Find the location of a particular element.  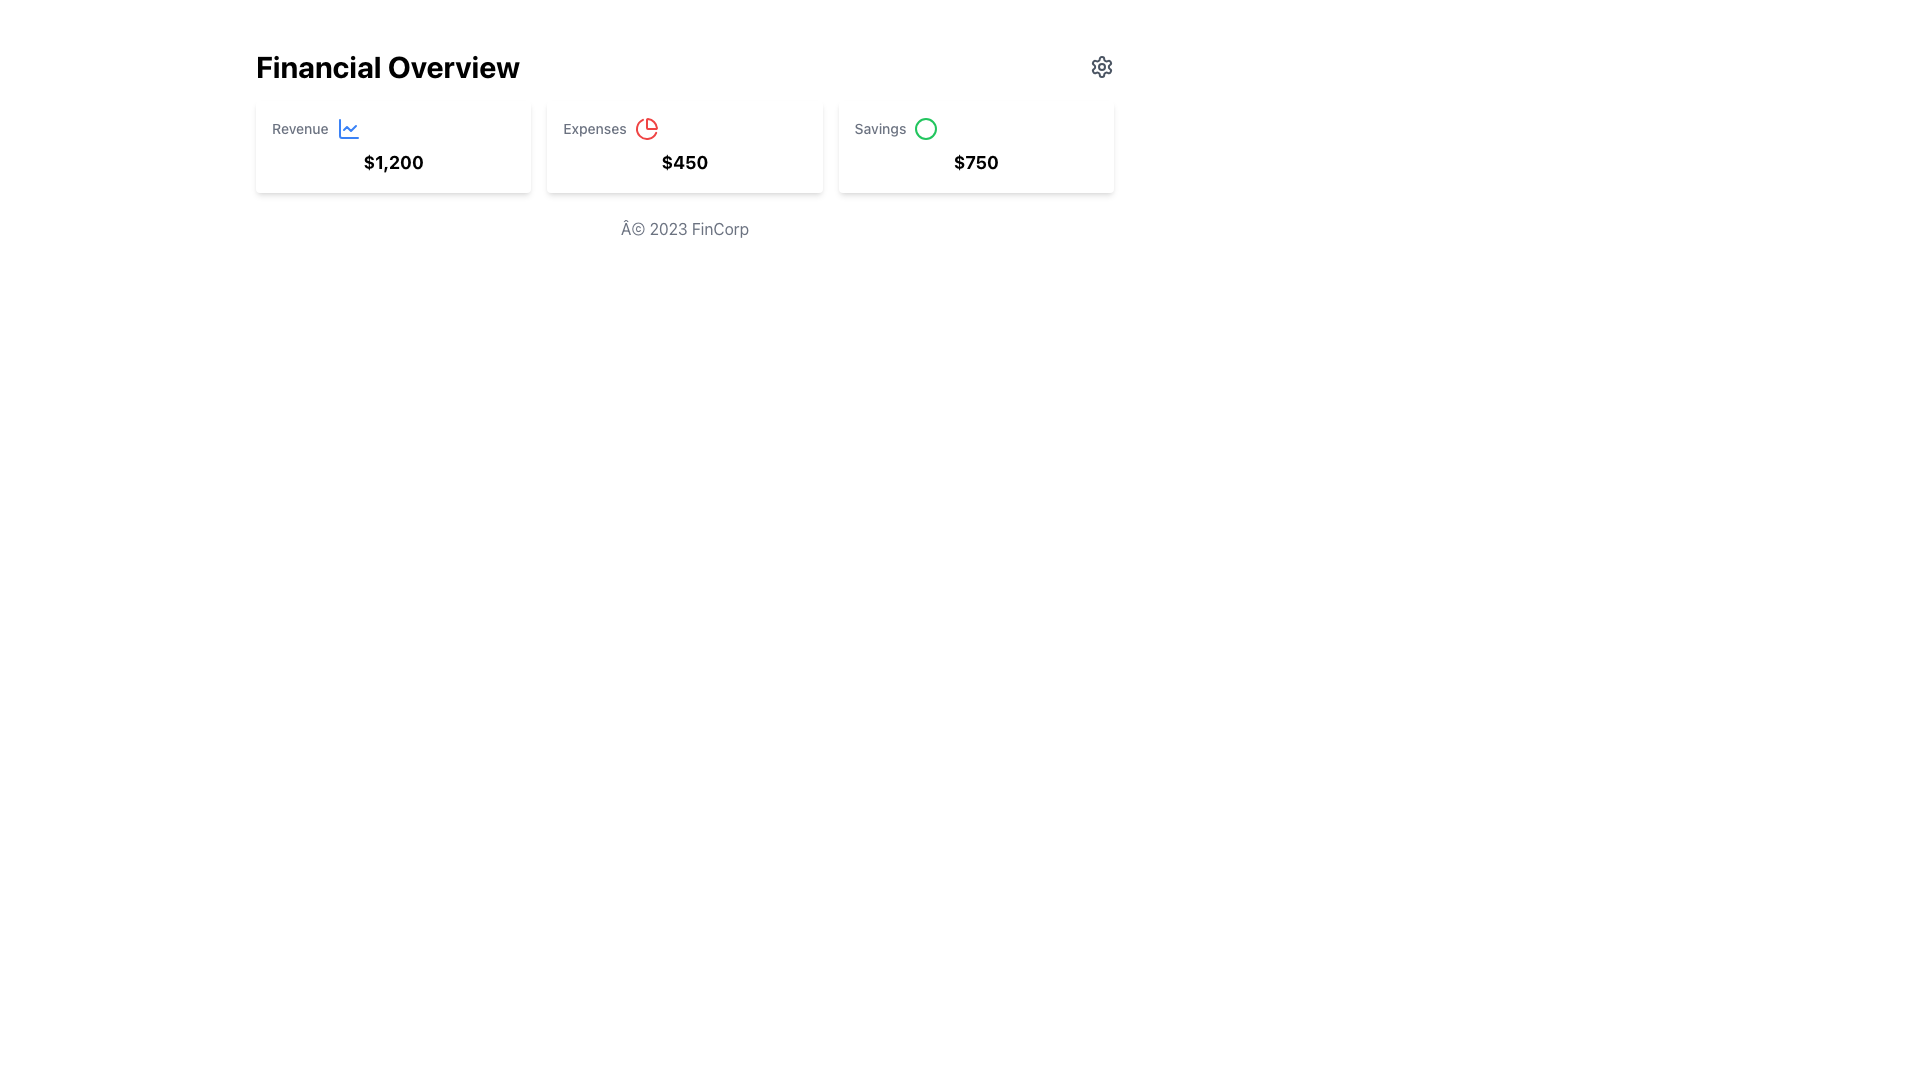

the 'Savings' text label, which is displayed in medium gray color with a smaller font size and bold typeface, located at the top-left corner of its containing flex box is located at coordinates (880, 128).